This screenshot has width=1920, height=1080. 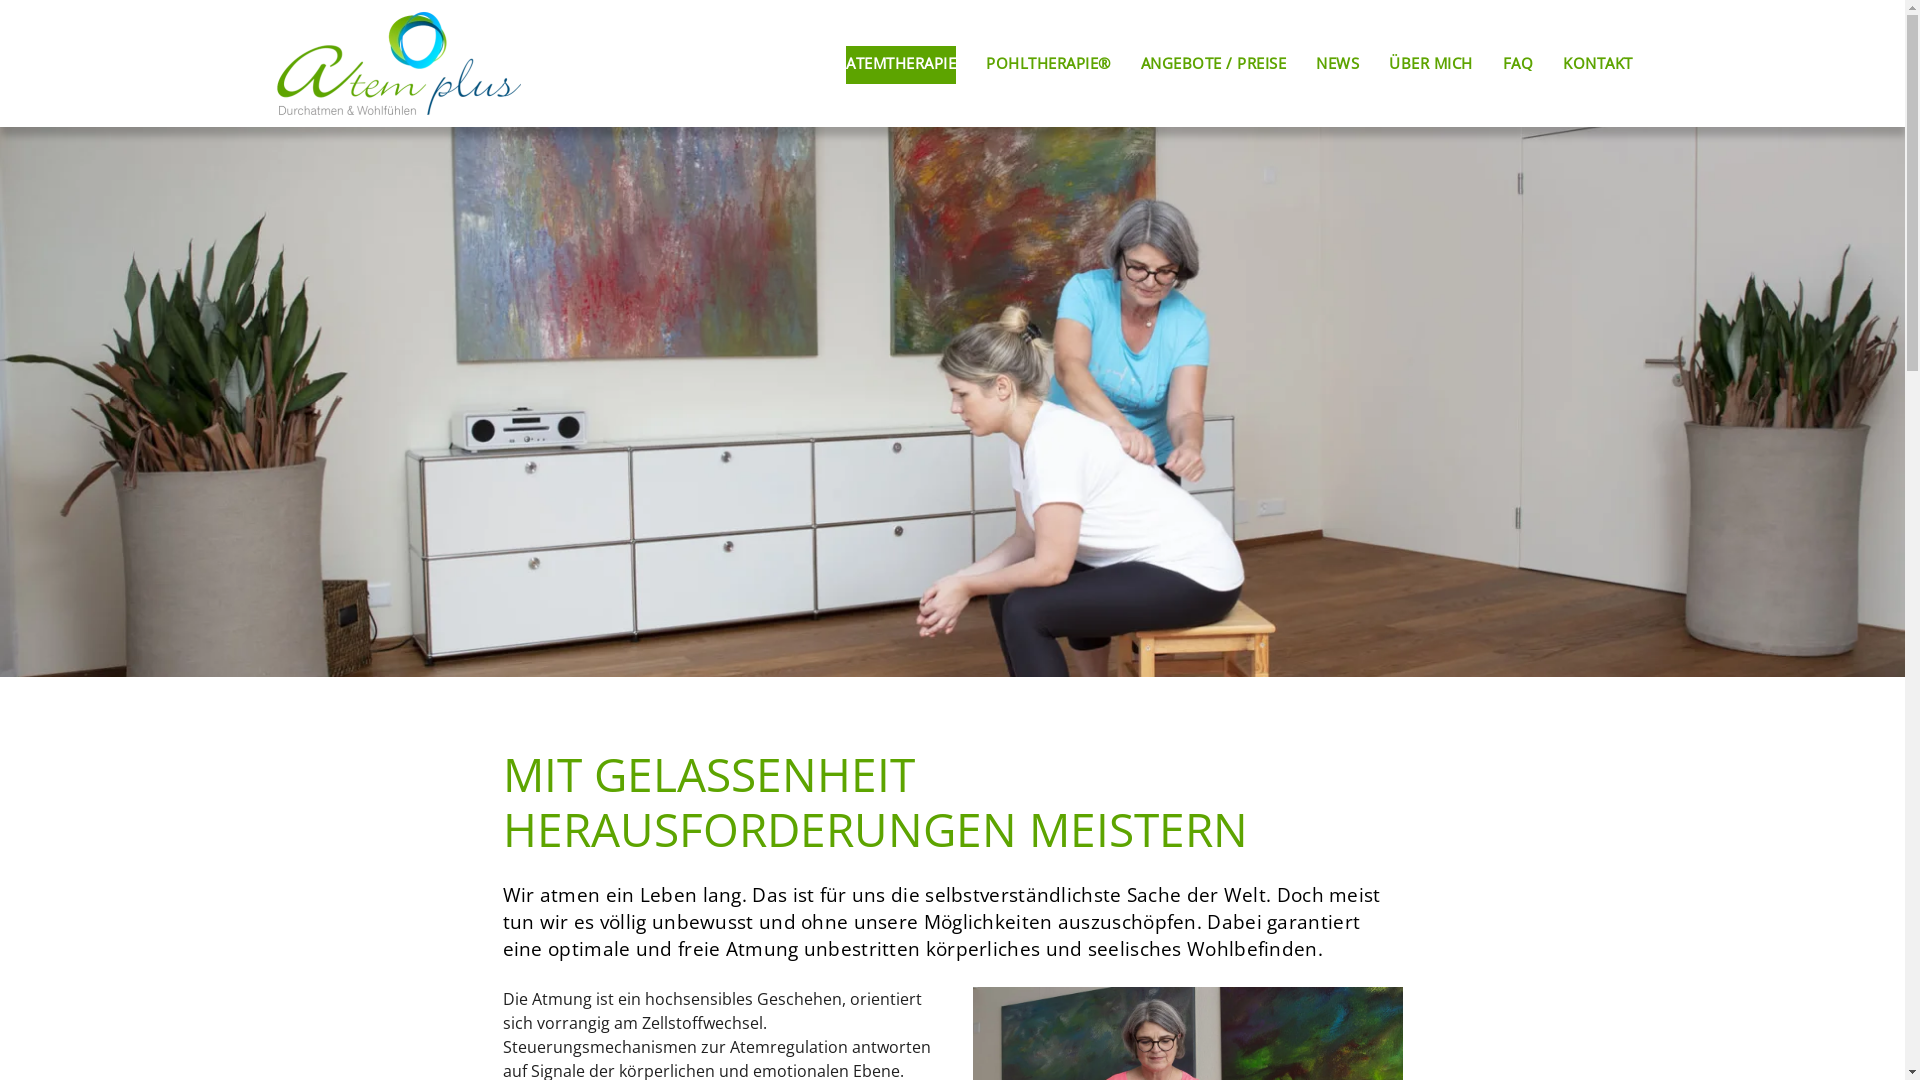 What do you see at coordinates (900, 63) in the screenshot?
I see `'ATEMTHERAPIE'` at bounding box center [900, 63].